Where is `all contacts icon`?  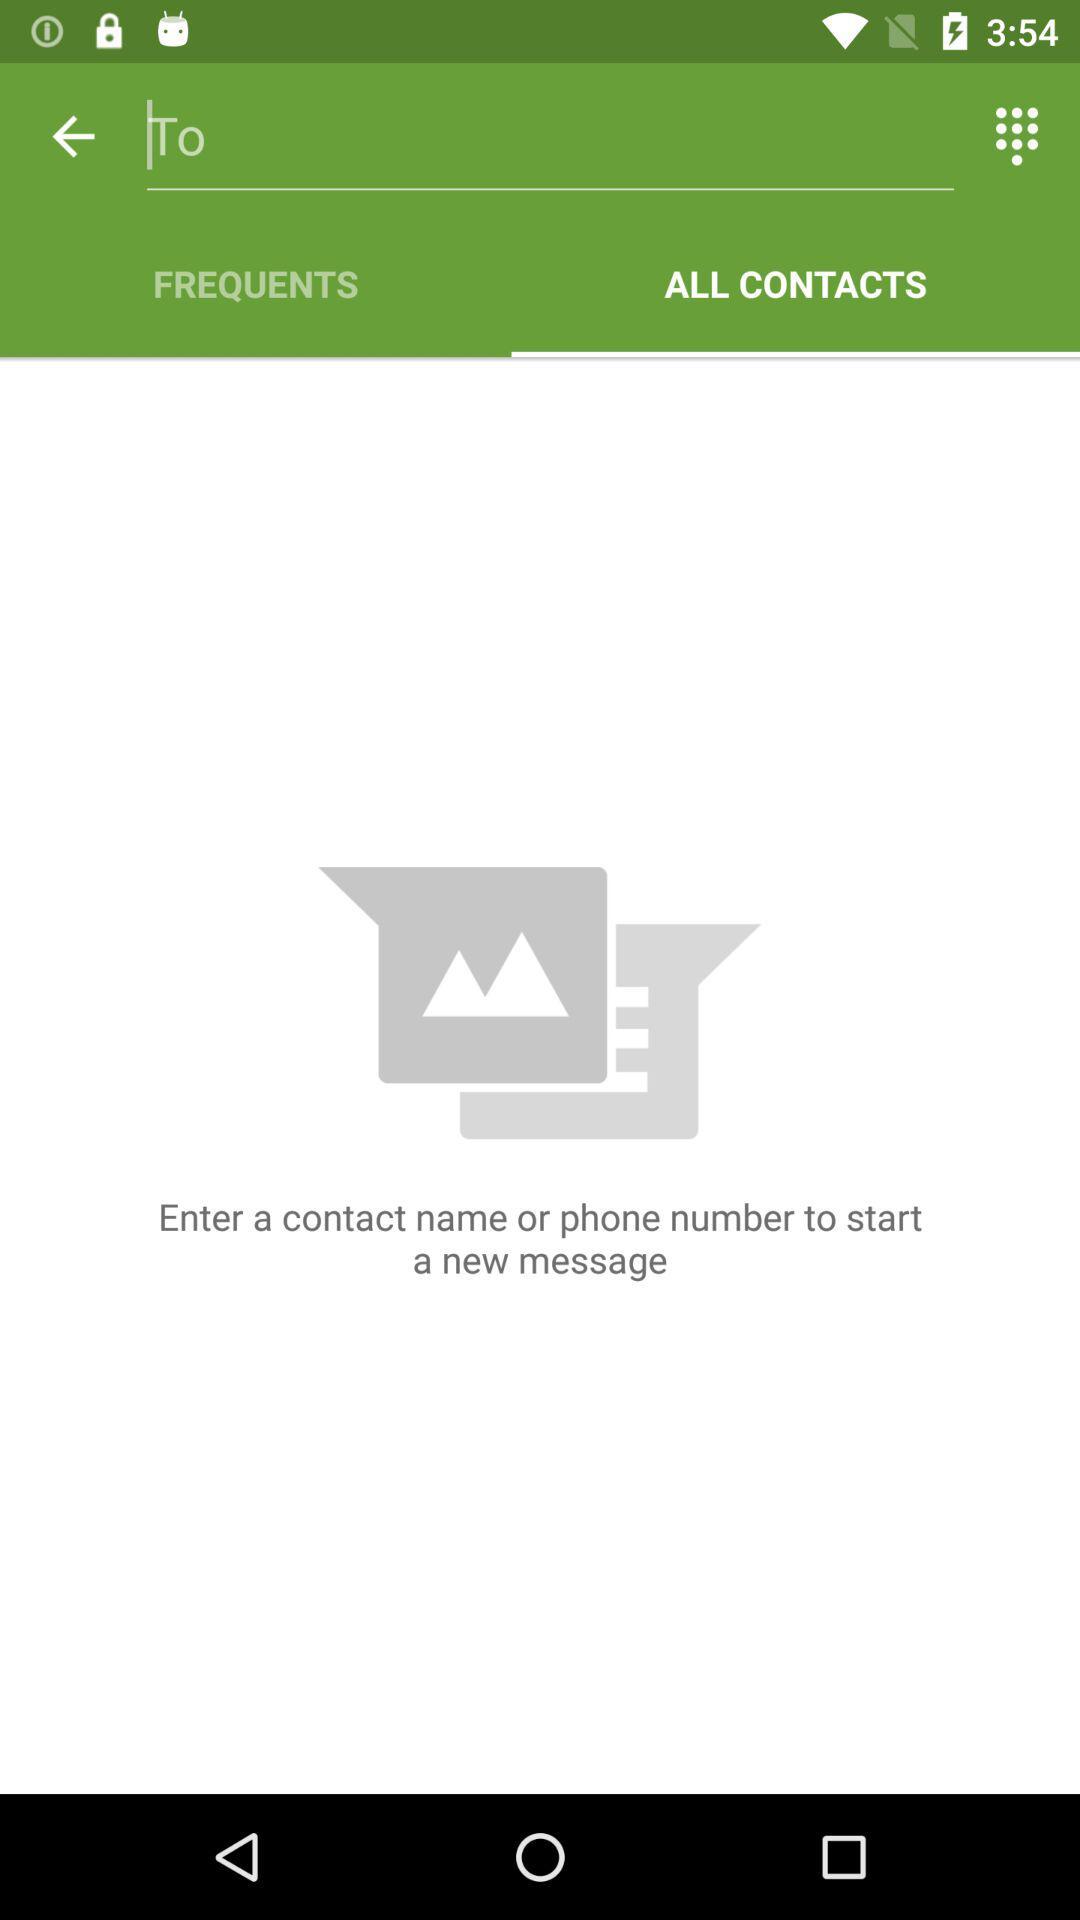
all contacts icon is located at coordinates (794, 282).